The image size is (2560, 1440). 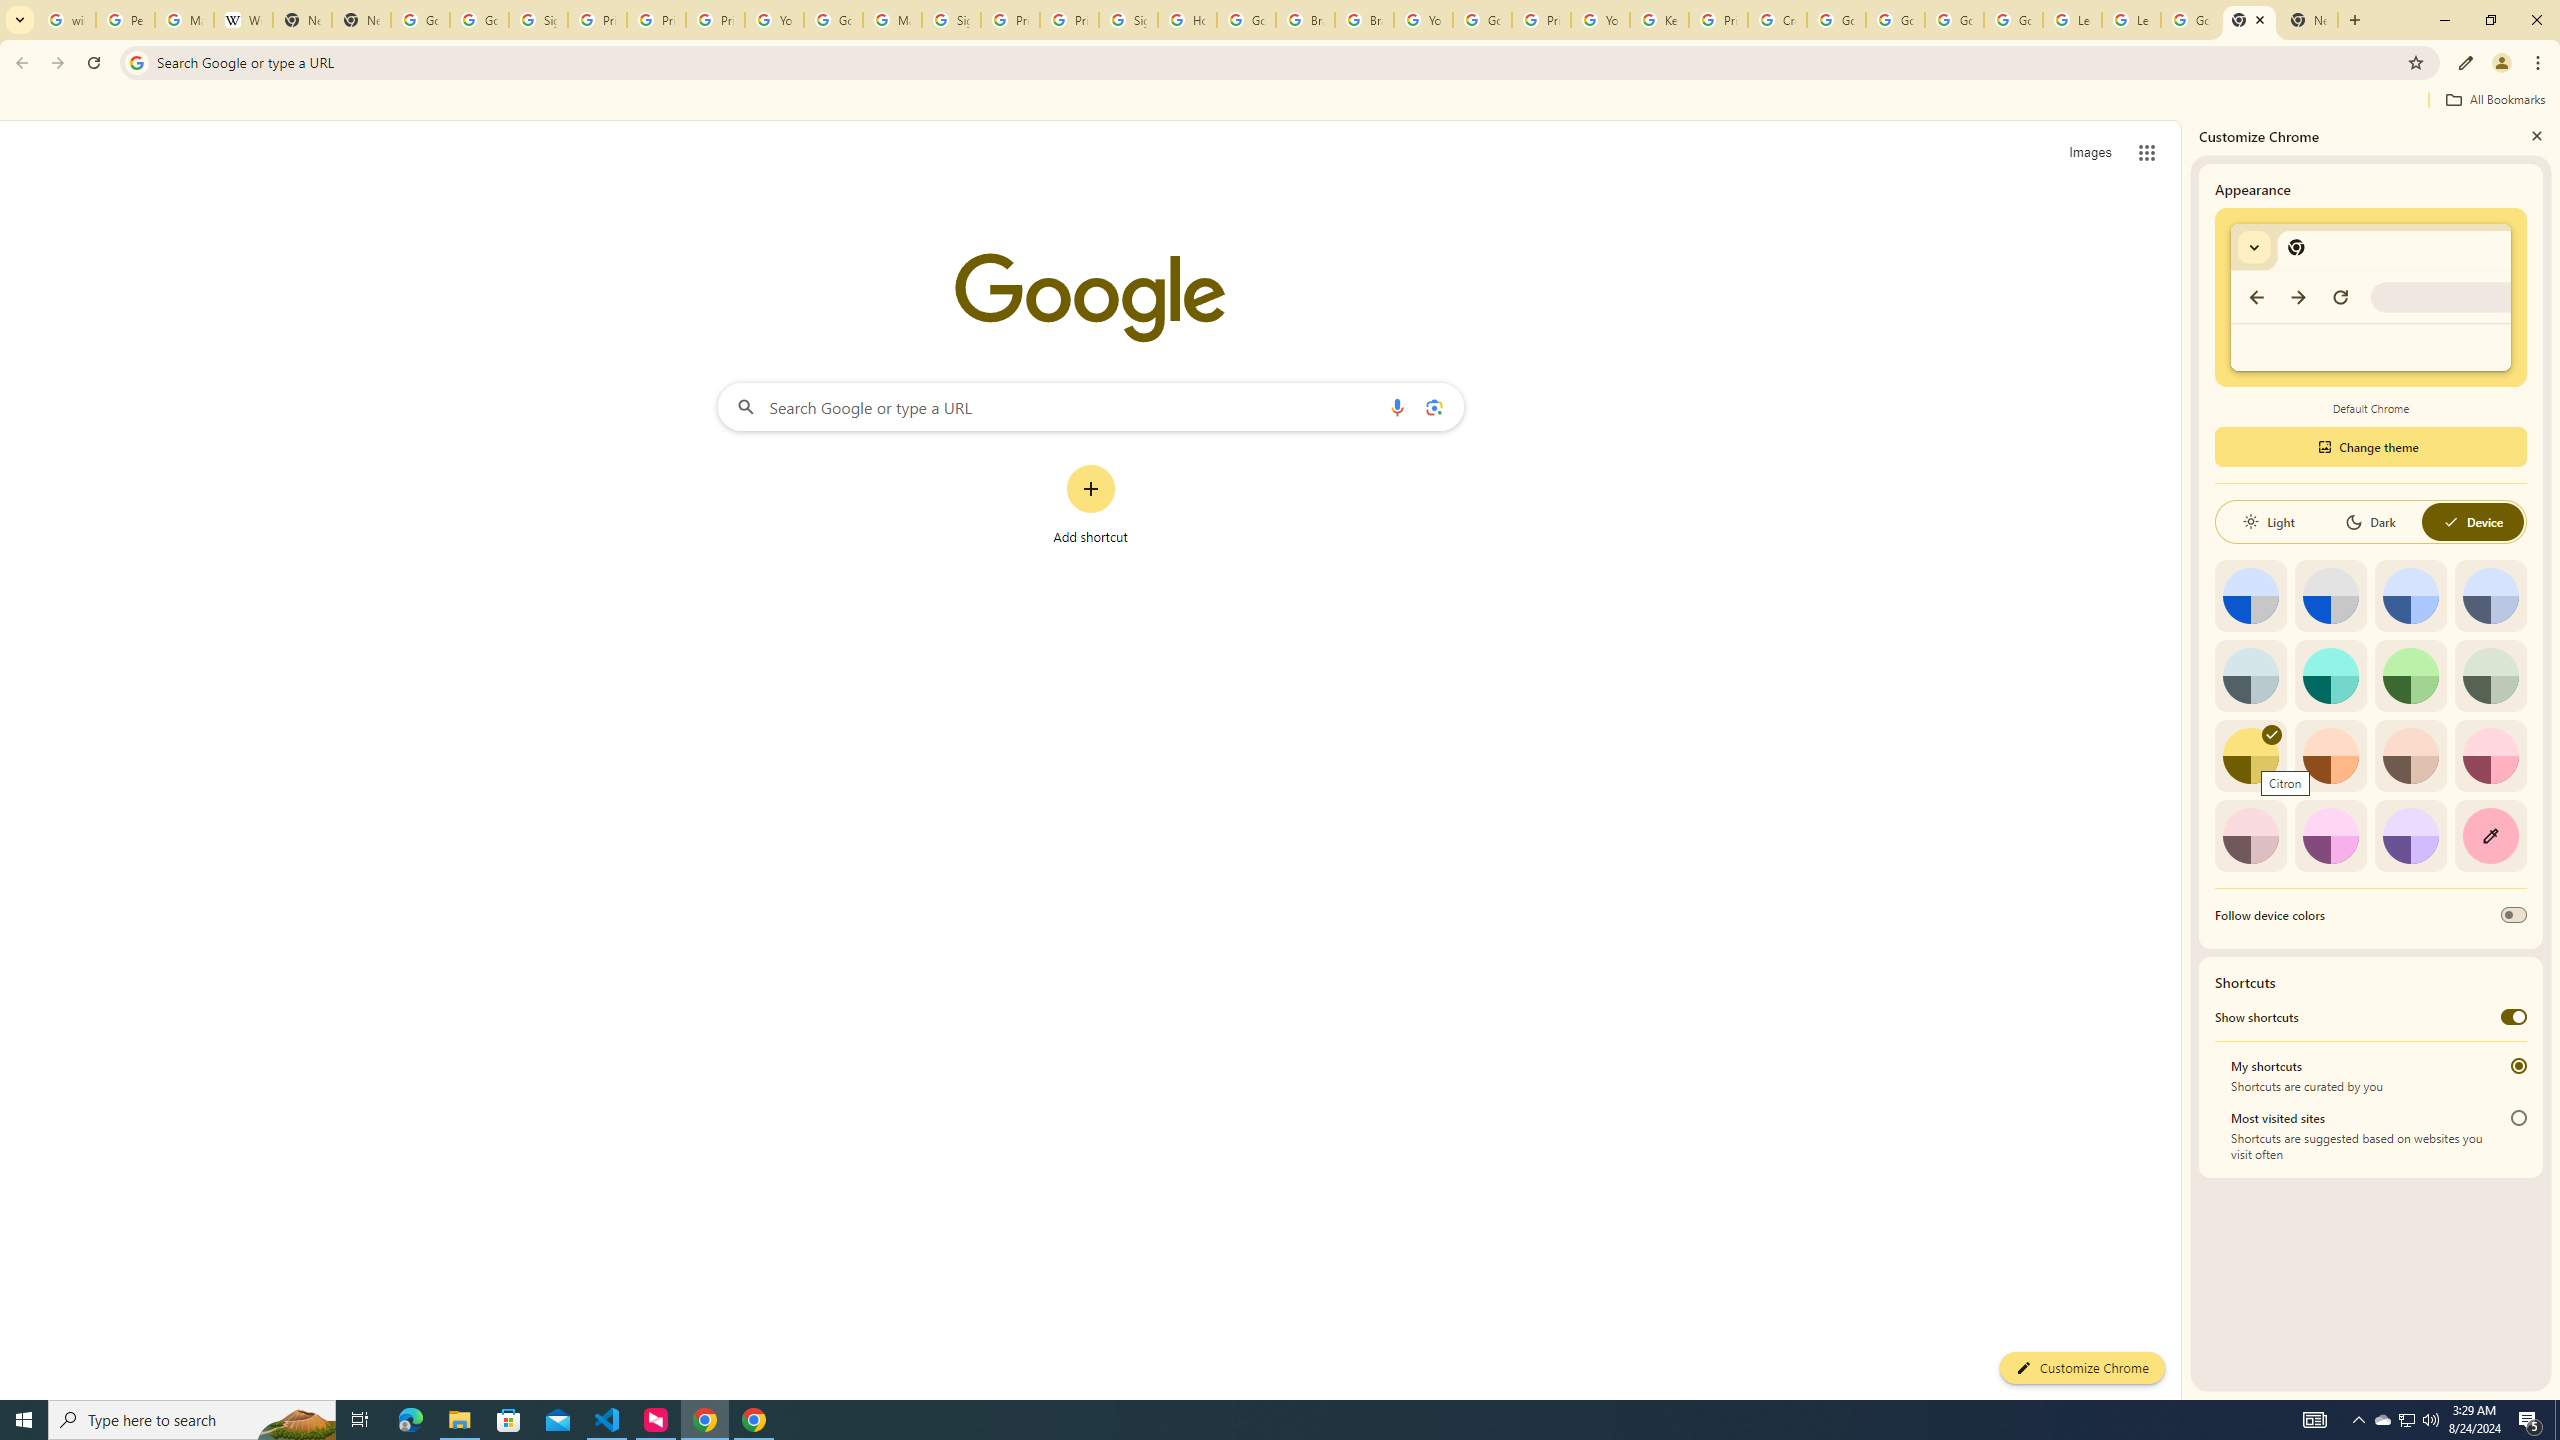 I want to click on 'Citron', so click(x=2250, y=755).